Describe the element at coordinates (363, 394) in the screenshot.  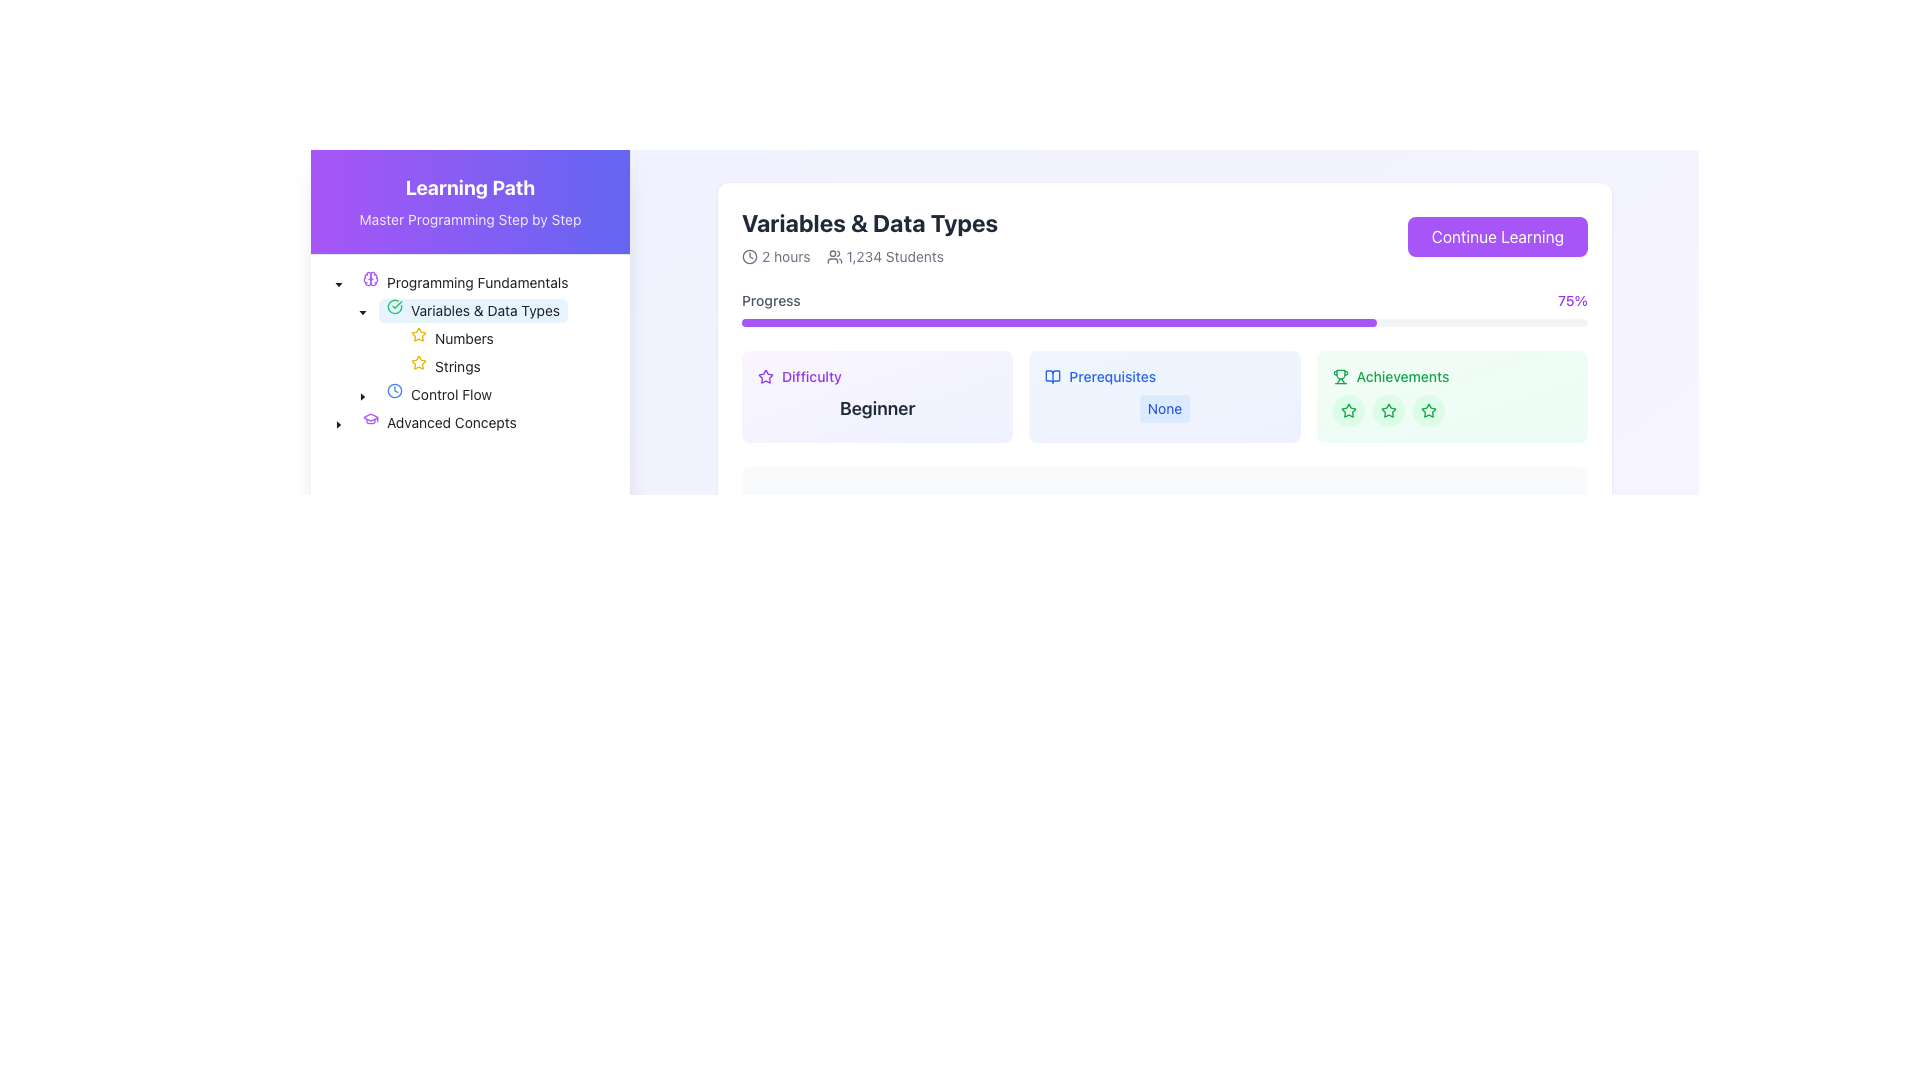
I see `the Tree switcher icon (expand/collapse control) located to the left of the 'Control Flow' entry` at that location.